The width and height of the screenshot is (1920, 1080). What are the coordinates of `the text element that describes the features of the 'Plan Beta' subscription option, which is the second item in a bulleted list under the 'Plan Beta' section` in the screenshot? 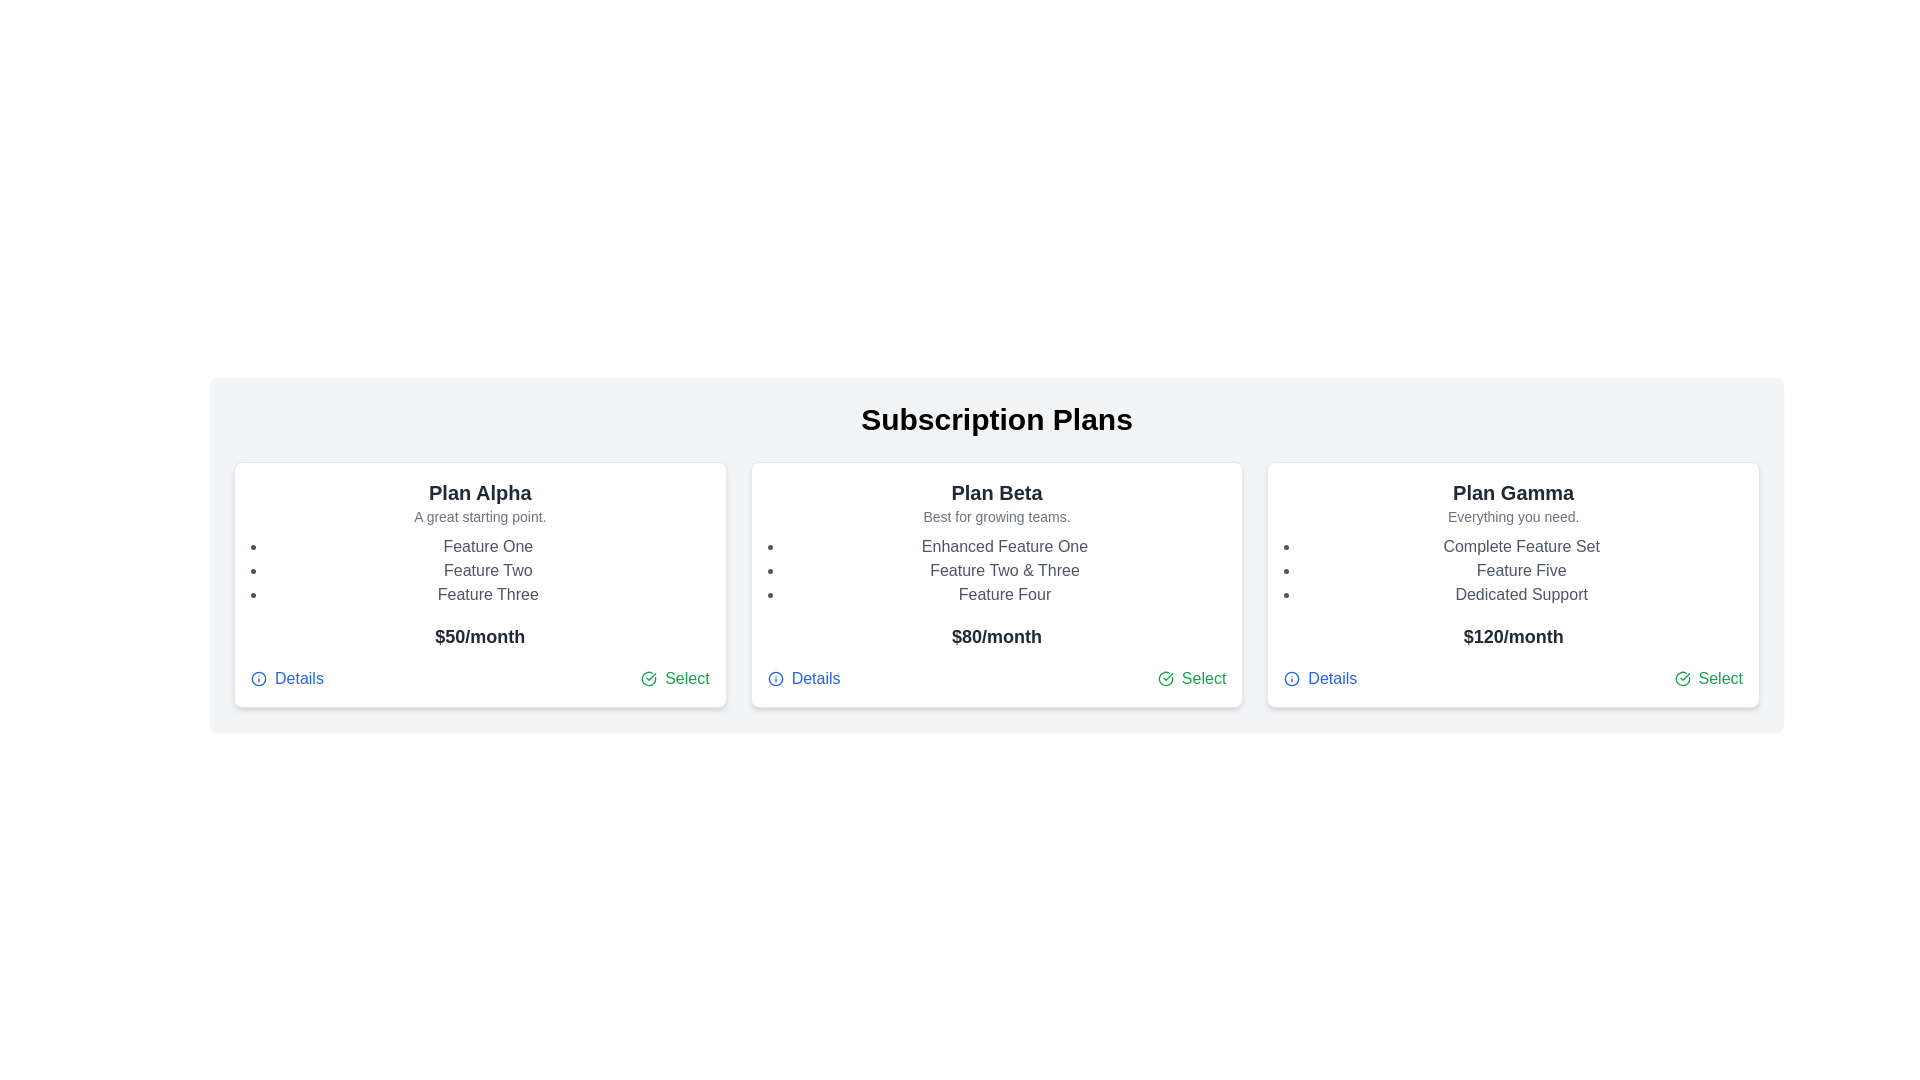 It's located at (1004, 570).